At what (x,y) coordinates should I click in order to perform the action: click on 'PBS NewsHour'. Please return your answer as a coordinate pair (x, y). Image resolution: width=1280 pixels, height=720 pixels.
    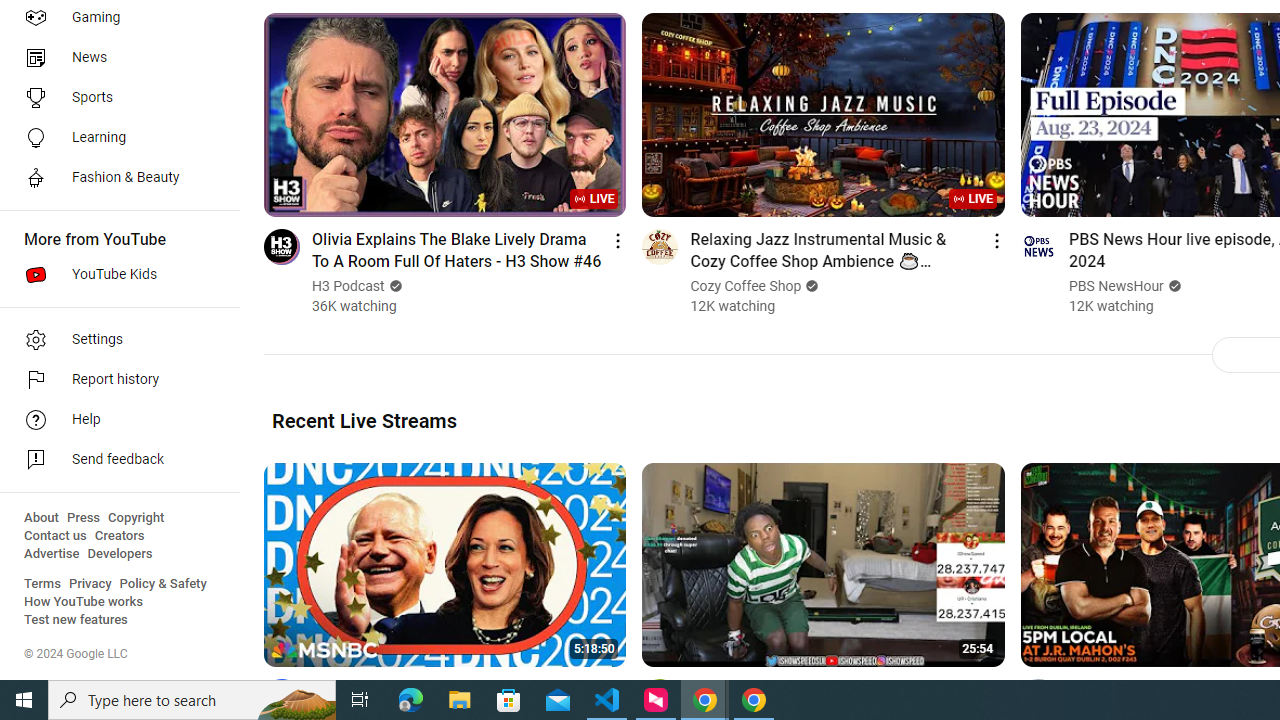
    Looking at the image, I should click on (1115, 286).